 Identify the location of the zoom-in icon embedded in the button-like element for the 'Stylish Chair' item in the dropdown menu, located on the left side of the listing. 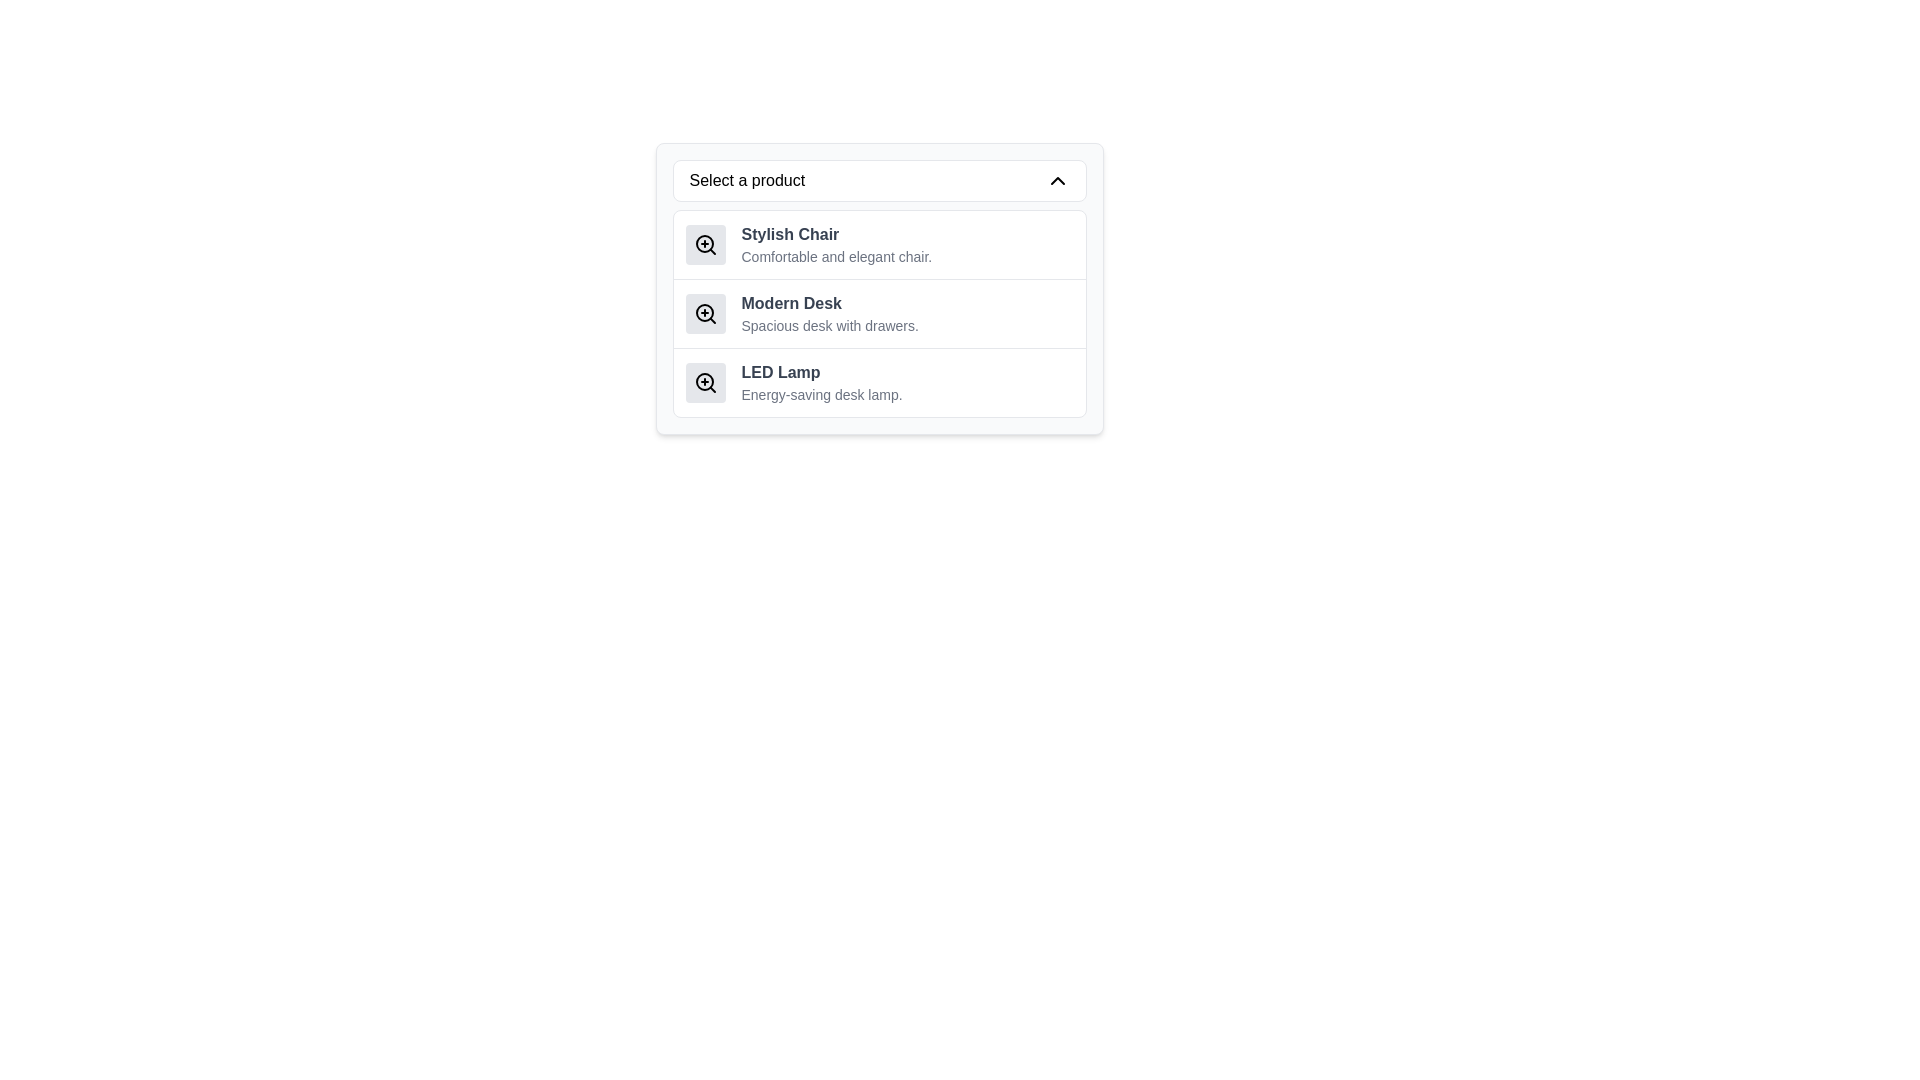
(705, 244).